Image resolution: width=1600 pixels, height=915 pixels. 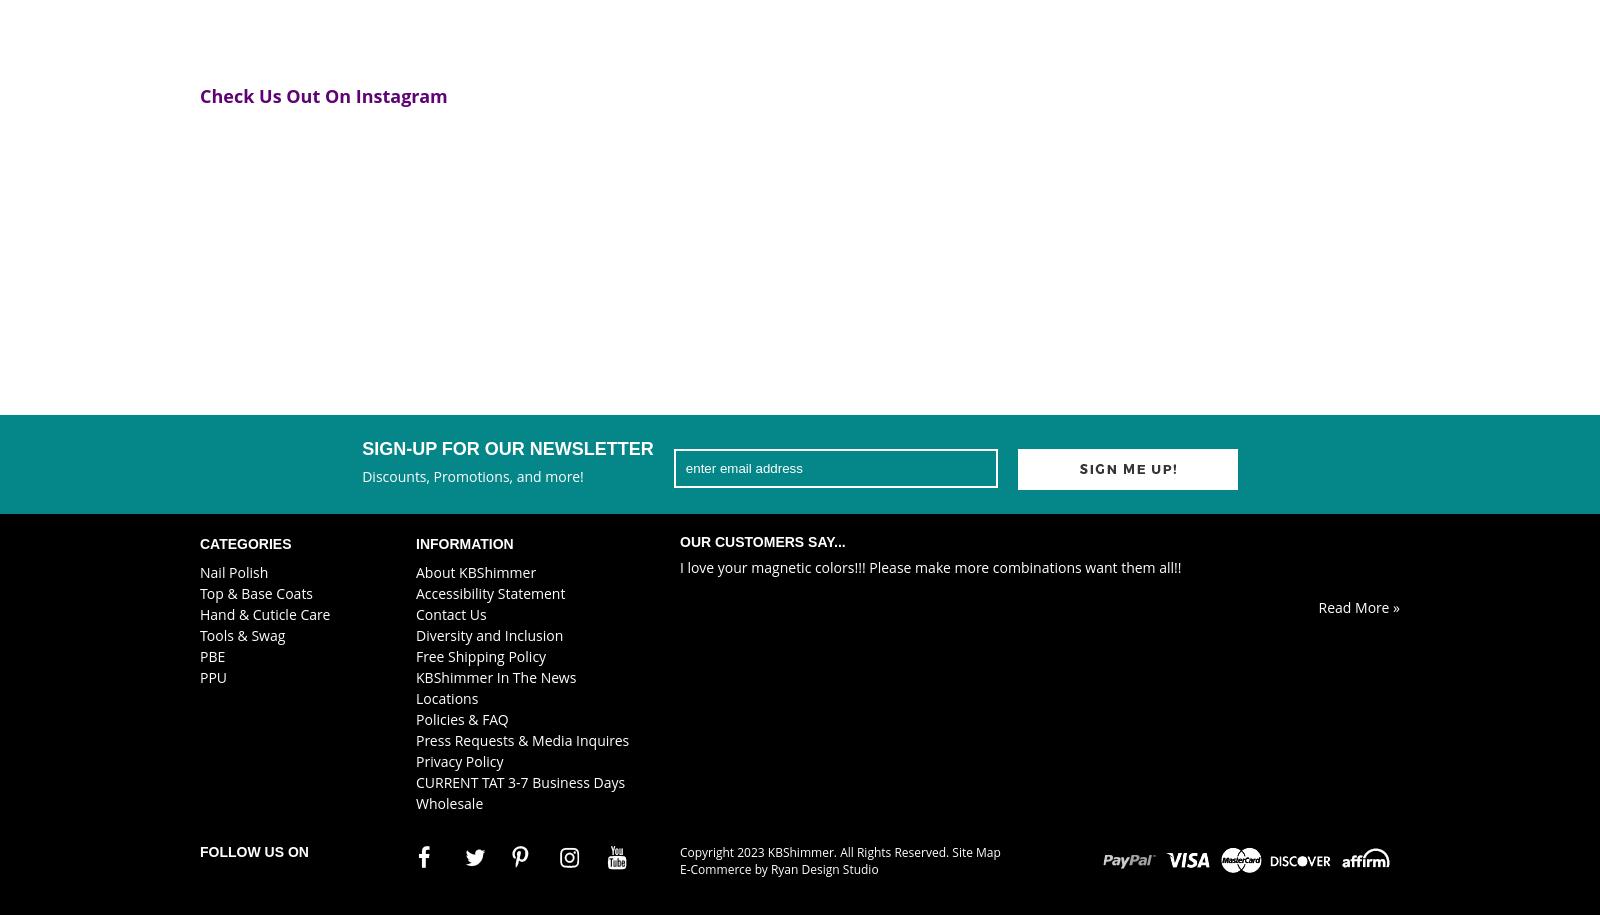 What do you see at coordinates (475, 570) in the screenshot?
I see `'About KBShimmer'` at bounding box center [475, 570].